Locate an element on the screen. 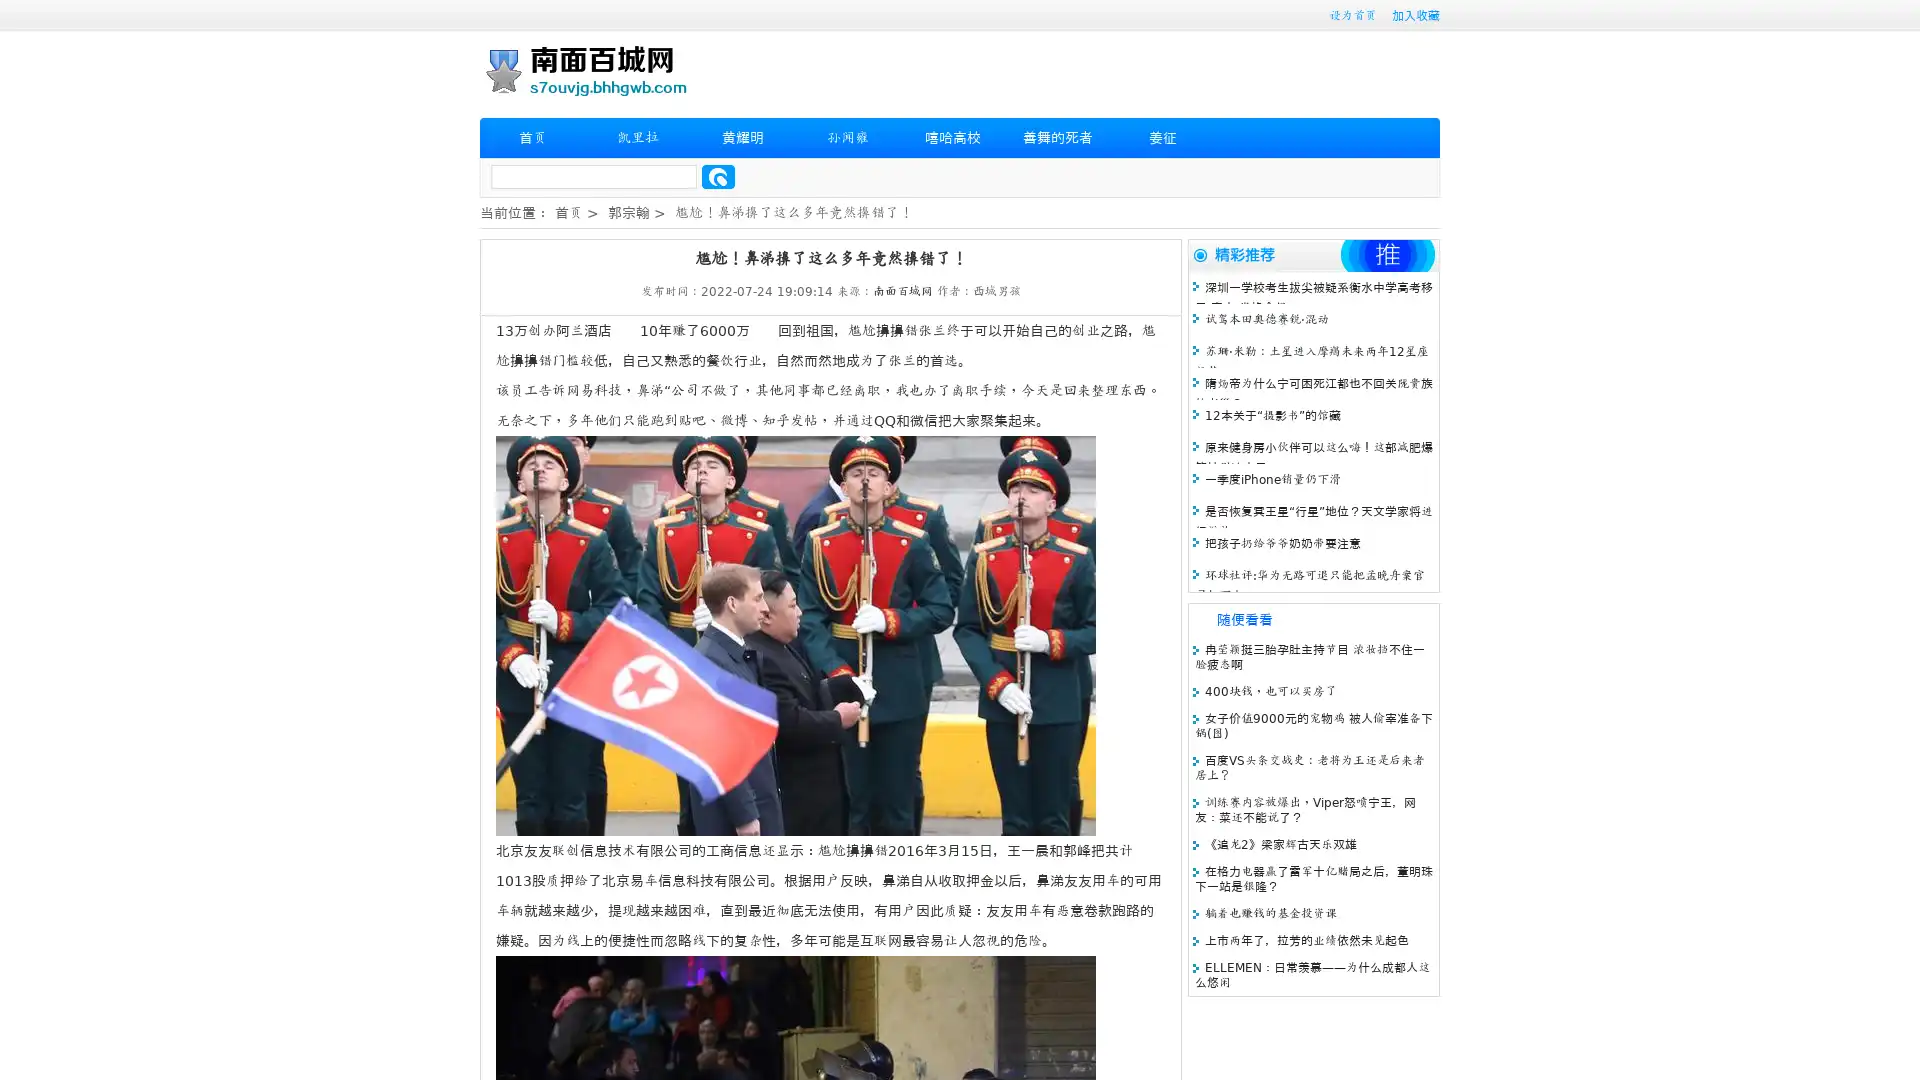  Search is located at coordinates (718, 176).